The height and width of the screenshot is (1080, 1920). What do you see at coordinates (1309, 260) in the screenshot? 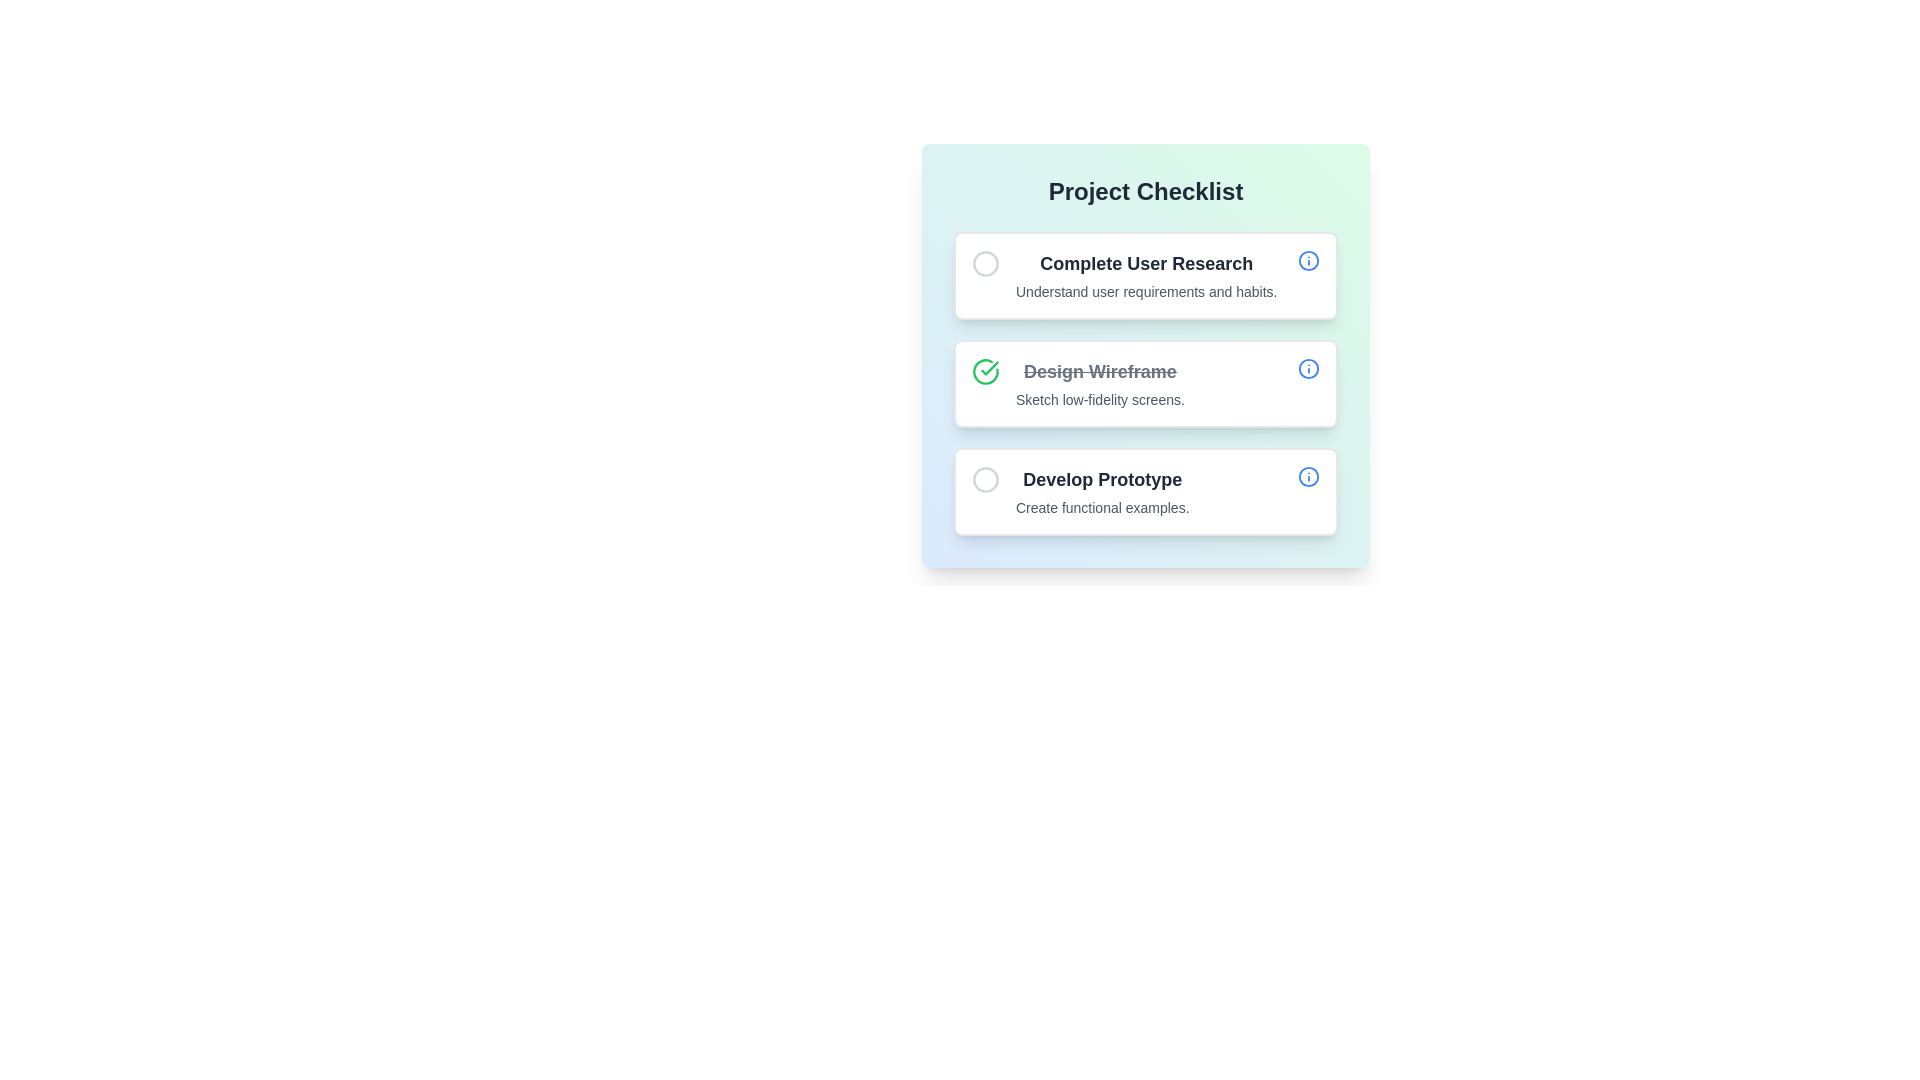
I see `the circular 'i' icon with a blue outline and white background located on the far-right side of the 'Complete User Research' checklist item` at bounding box center [1309, 260].